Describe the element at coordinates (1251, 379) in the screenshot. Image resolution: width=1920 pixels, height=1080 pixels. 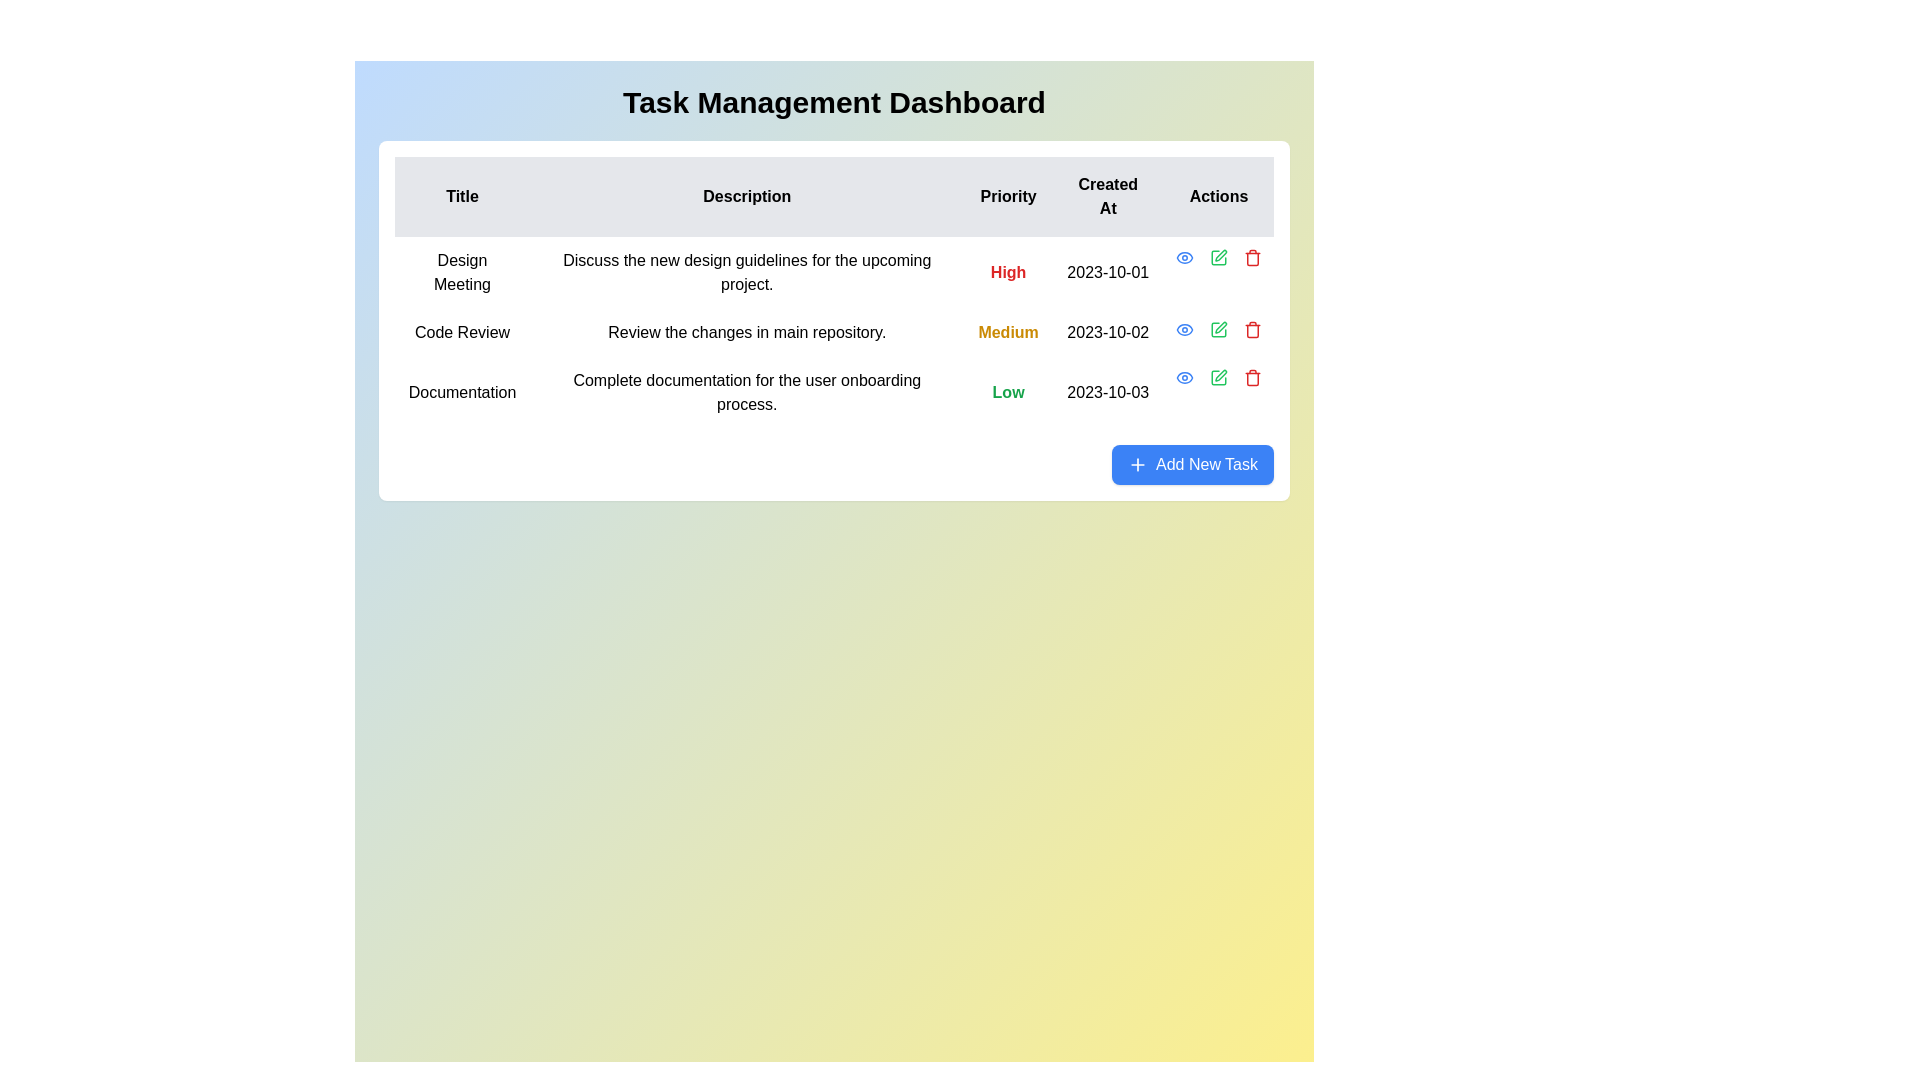
I see `the body of the trash bin icon, which is the third icon in the 'Actions' column of the task entry interface` at that location.